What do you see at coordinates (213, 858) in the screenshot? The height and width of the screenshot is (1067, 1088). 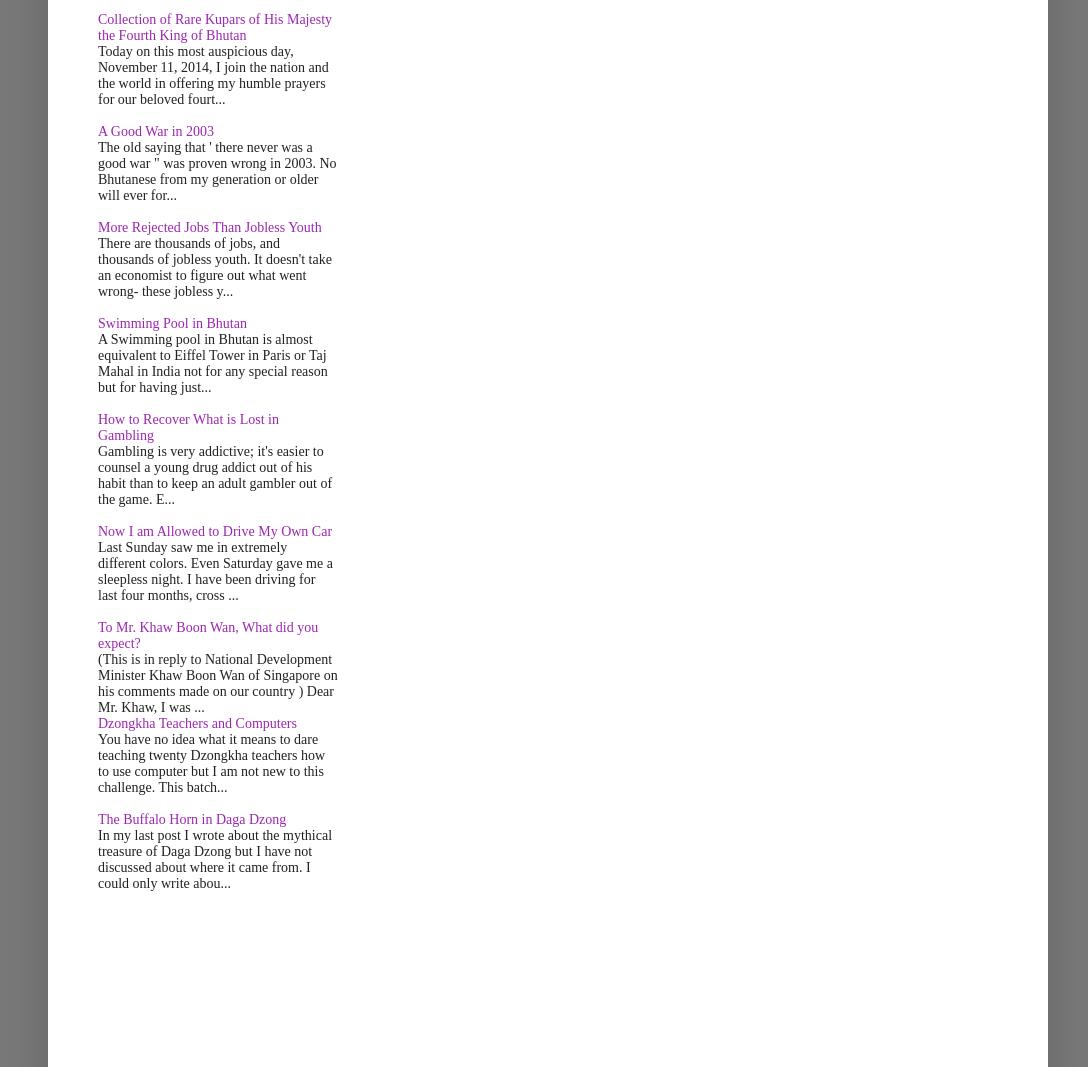 I see `'In my last post I wrote about the mythical treasure of Daga Dzong but I have not discussed about where it came from. I could only write abou...'` at bounding box center [213, 858].